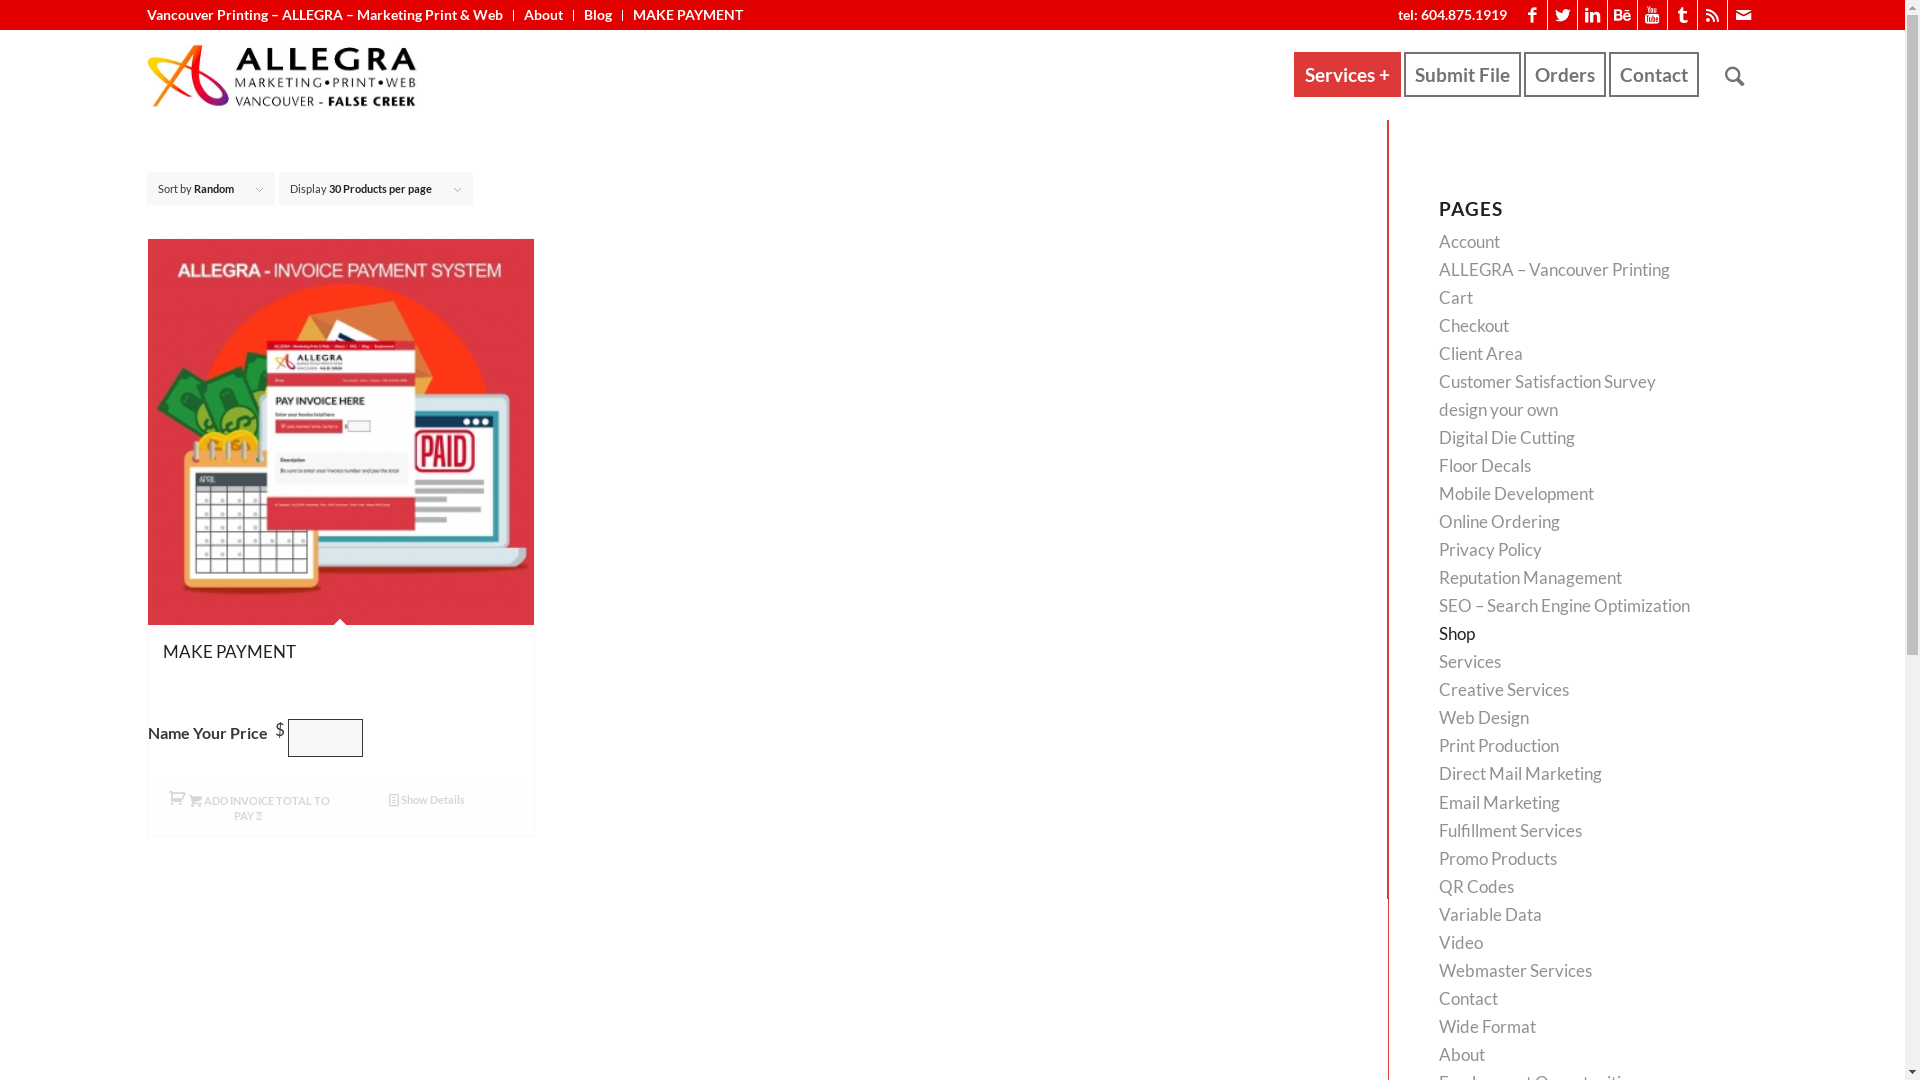 This screenshot has height=1080, width=1920. What do you see at coordinates (1347, 73) in the screenshot?
I see `'Services +'` at bounding box center [1347, 73].